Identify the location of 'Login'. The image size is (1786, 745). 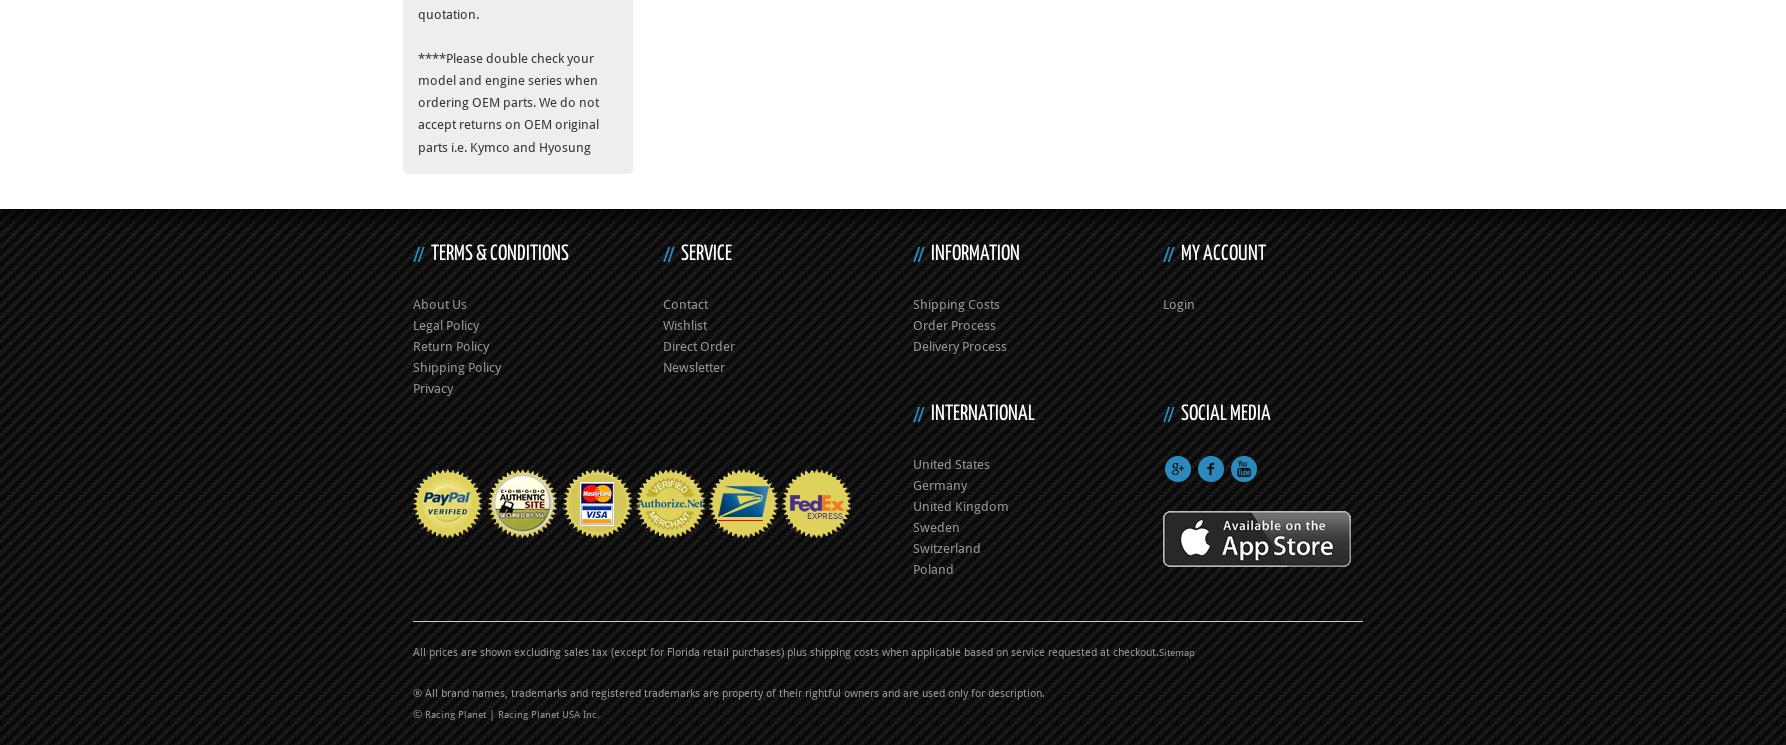
(1162, 303).